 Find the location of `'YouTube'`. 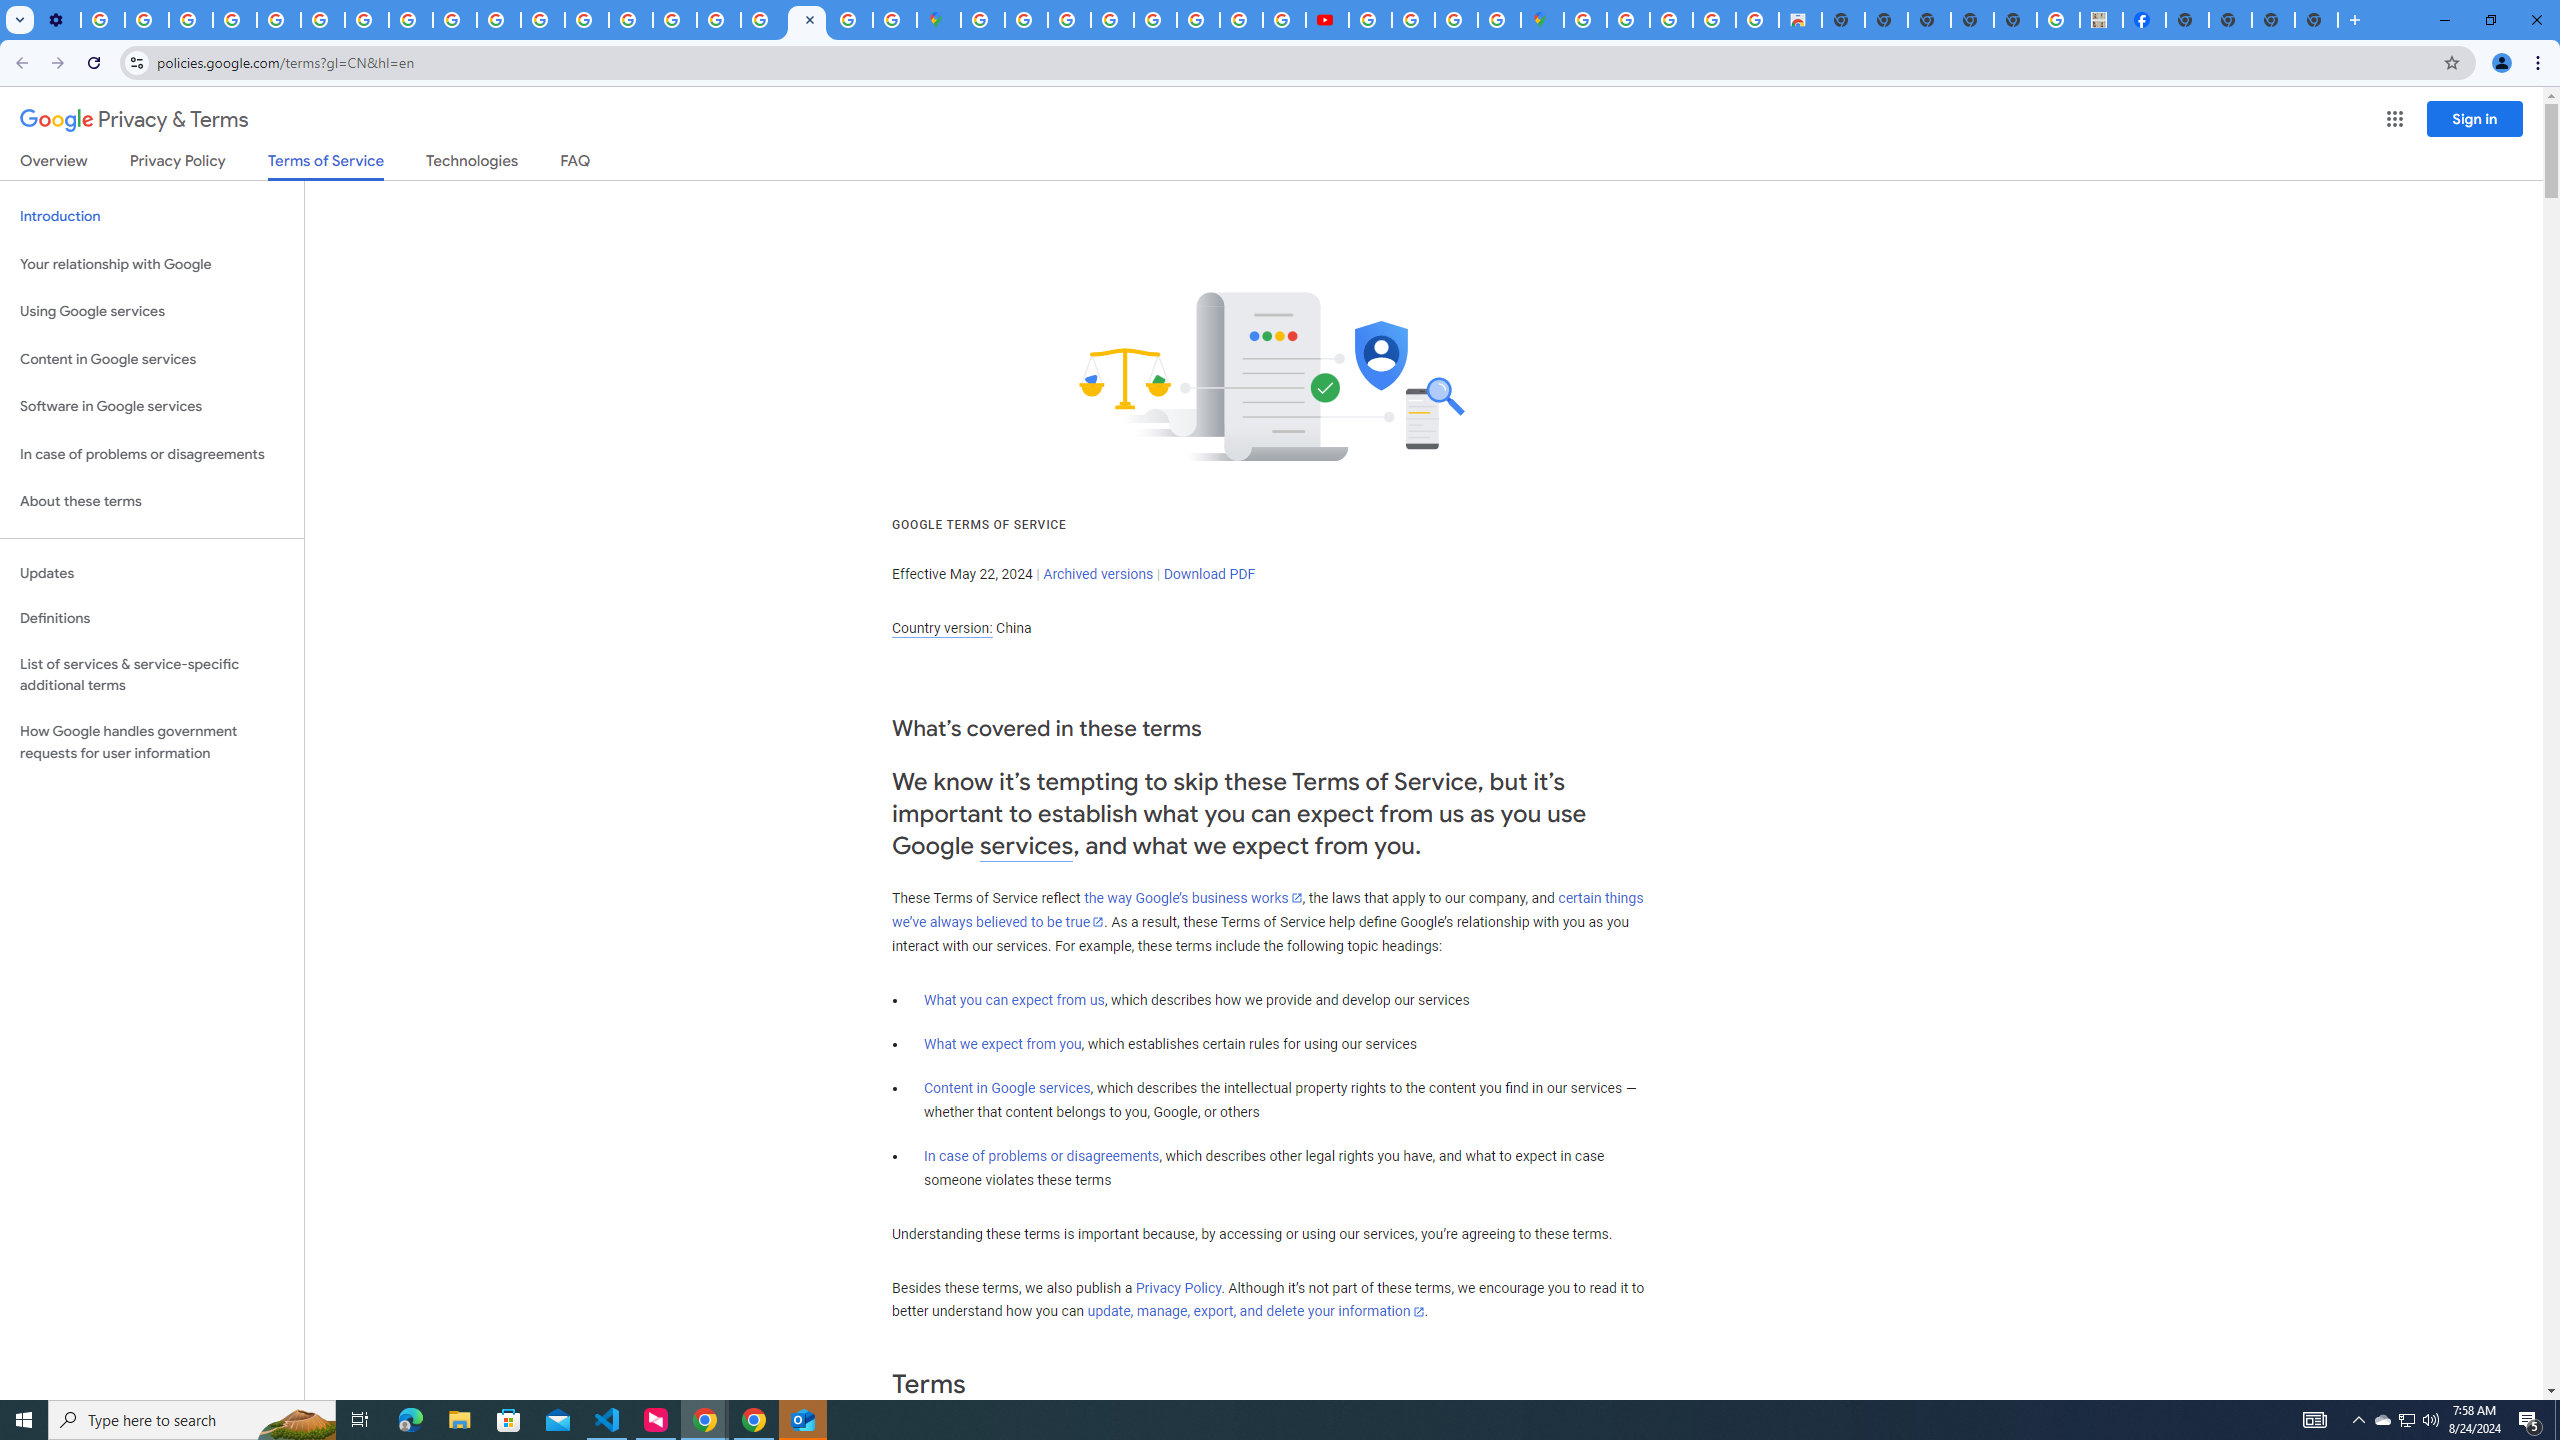

'YouTube' is located at coordinates (322, 19).